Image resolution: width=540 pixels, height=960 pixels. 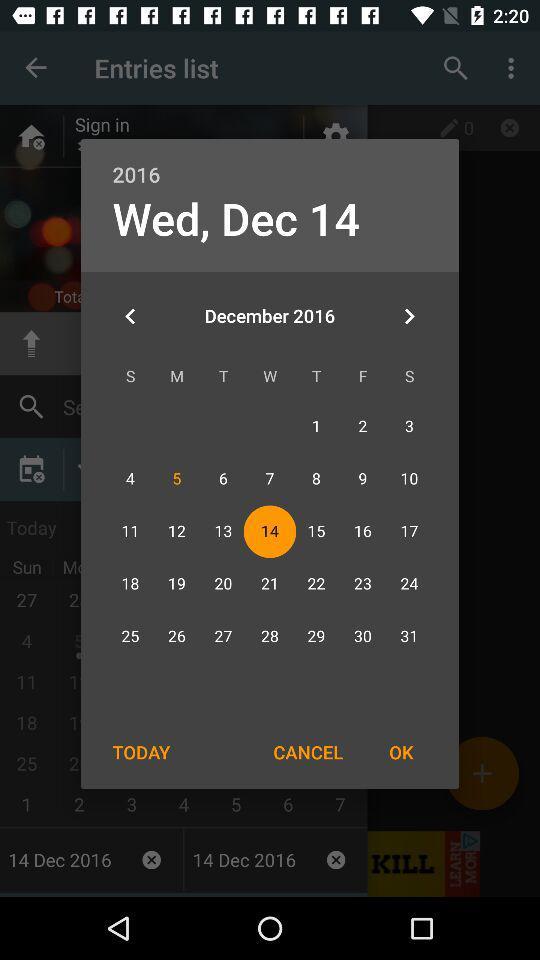 What do you see at coordinates (308, 751) in the screenshot?
I see `the icon to the right of today` at bounding box center [308, 751].